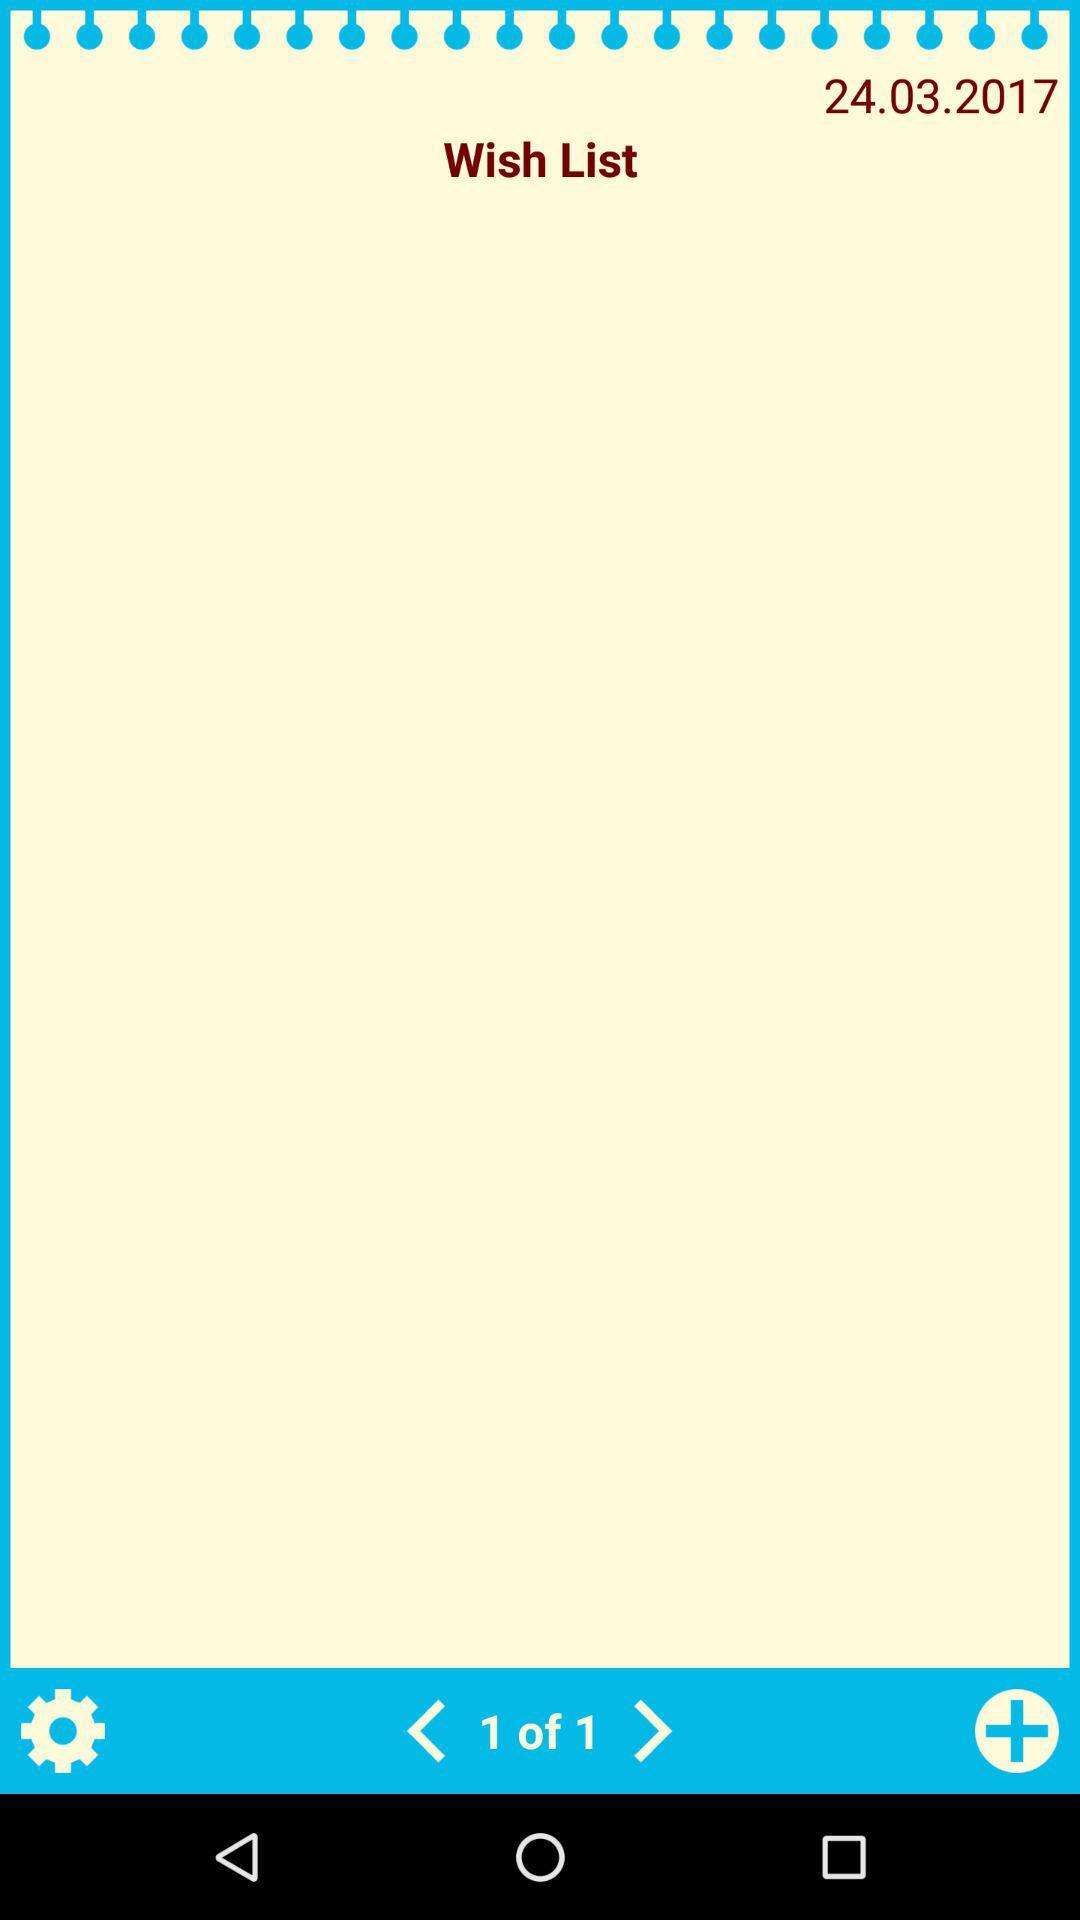 This screenshot has width=1080, height=1920. Describe the element at coordinates (424, 1851) in the screenshot. I see `the arrow_backward icon` at that location.